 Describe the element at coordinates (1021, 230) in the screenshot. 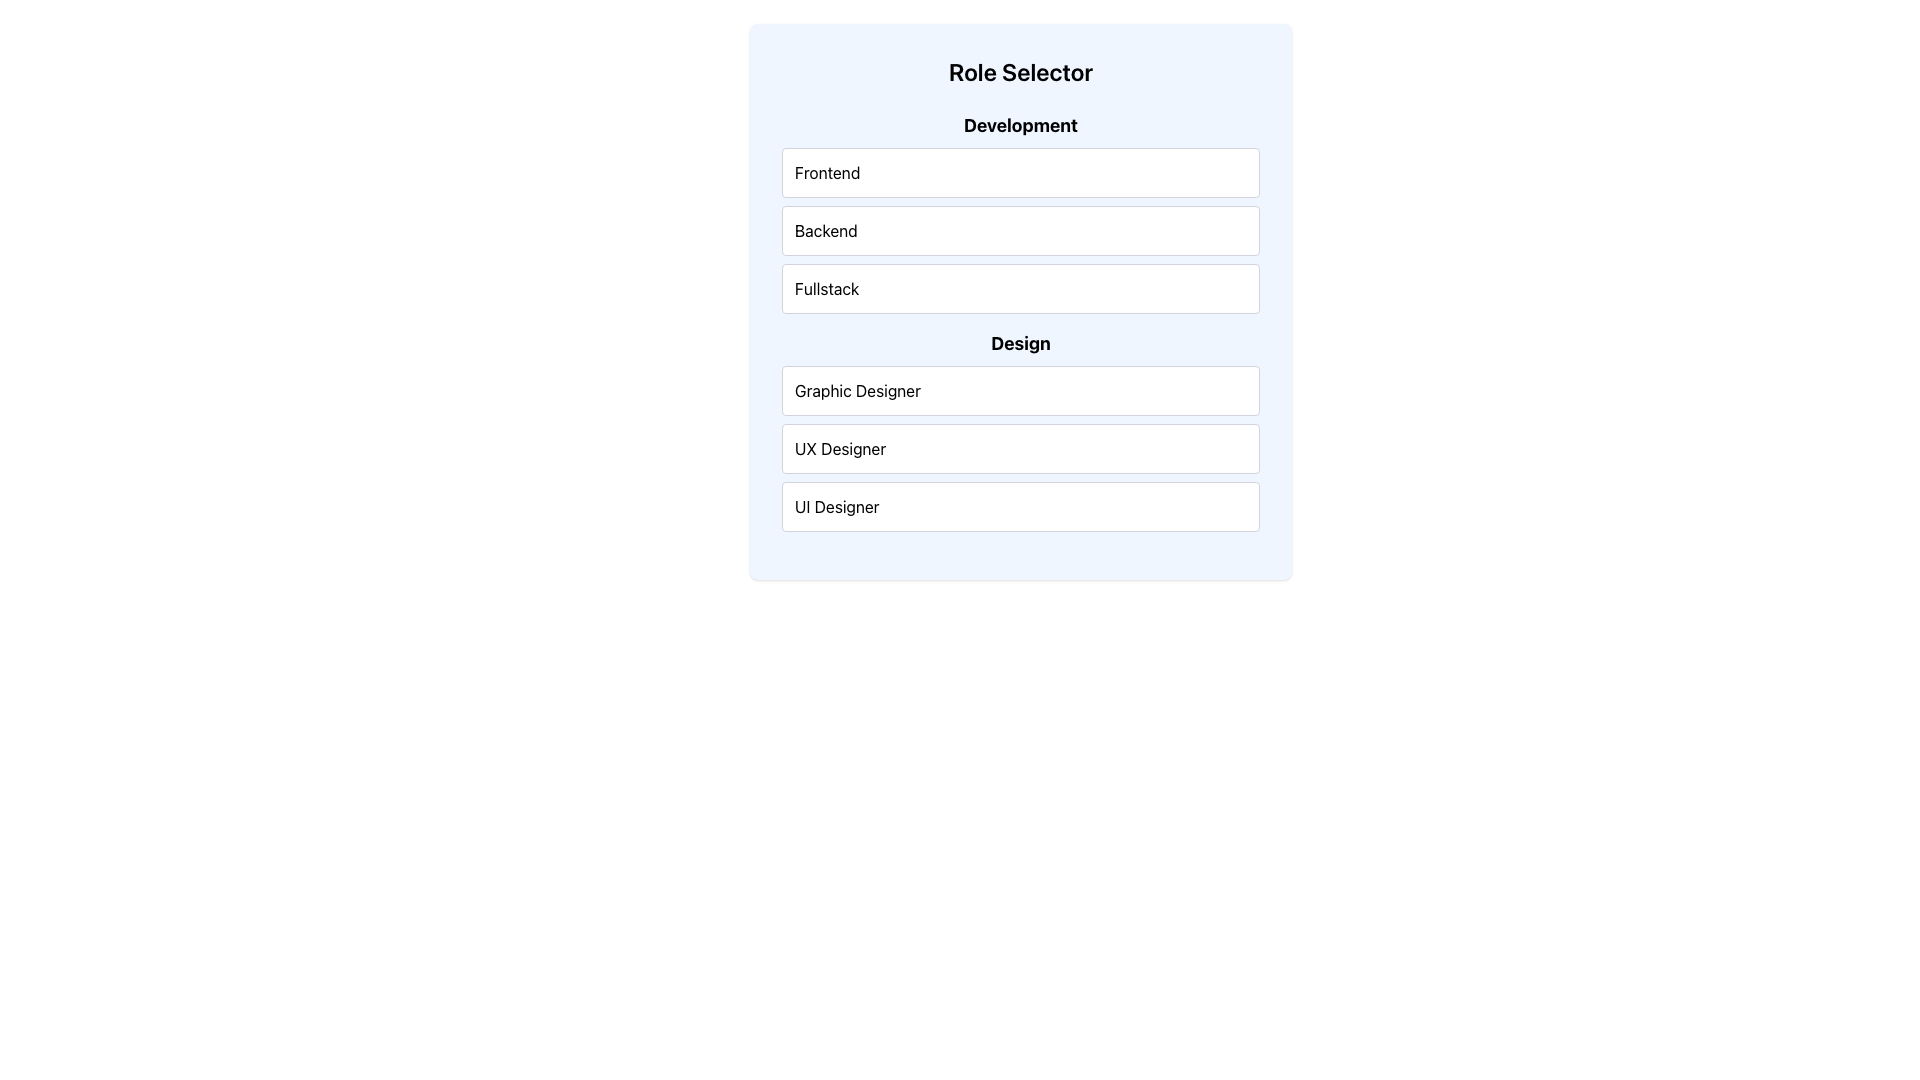

I see `the 'Backend' button, which is a rectangular component with a white background and rounded corners, located below the 'Frontend' button and above the 'Fullstack' button` at that location.